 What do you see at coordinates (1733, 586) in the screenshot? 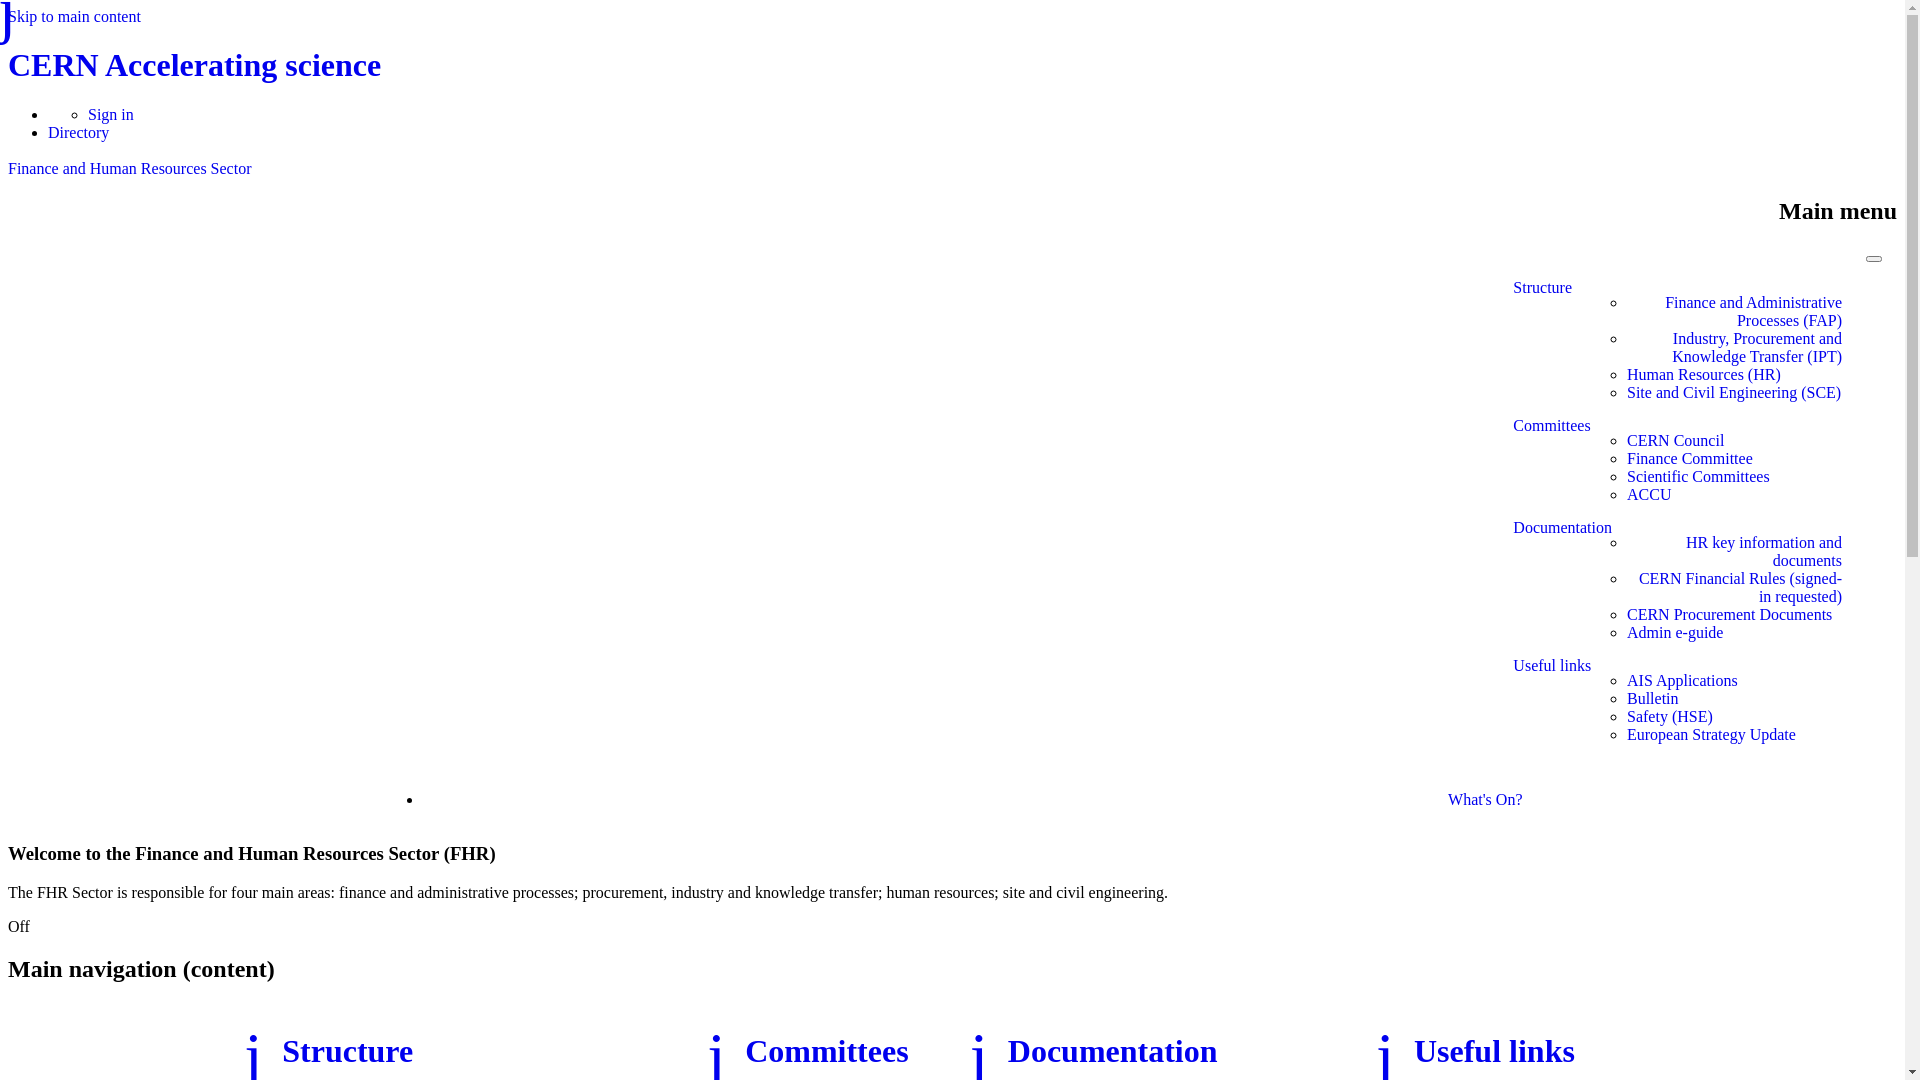
I see `'CERN Financial Rules (signed-in requested)'` at bounding box center [1733, 586].